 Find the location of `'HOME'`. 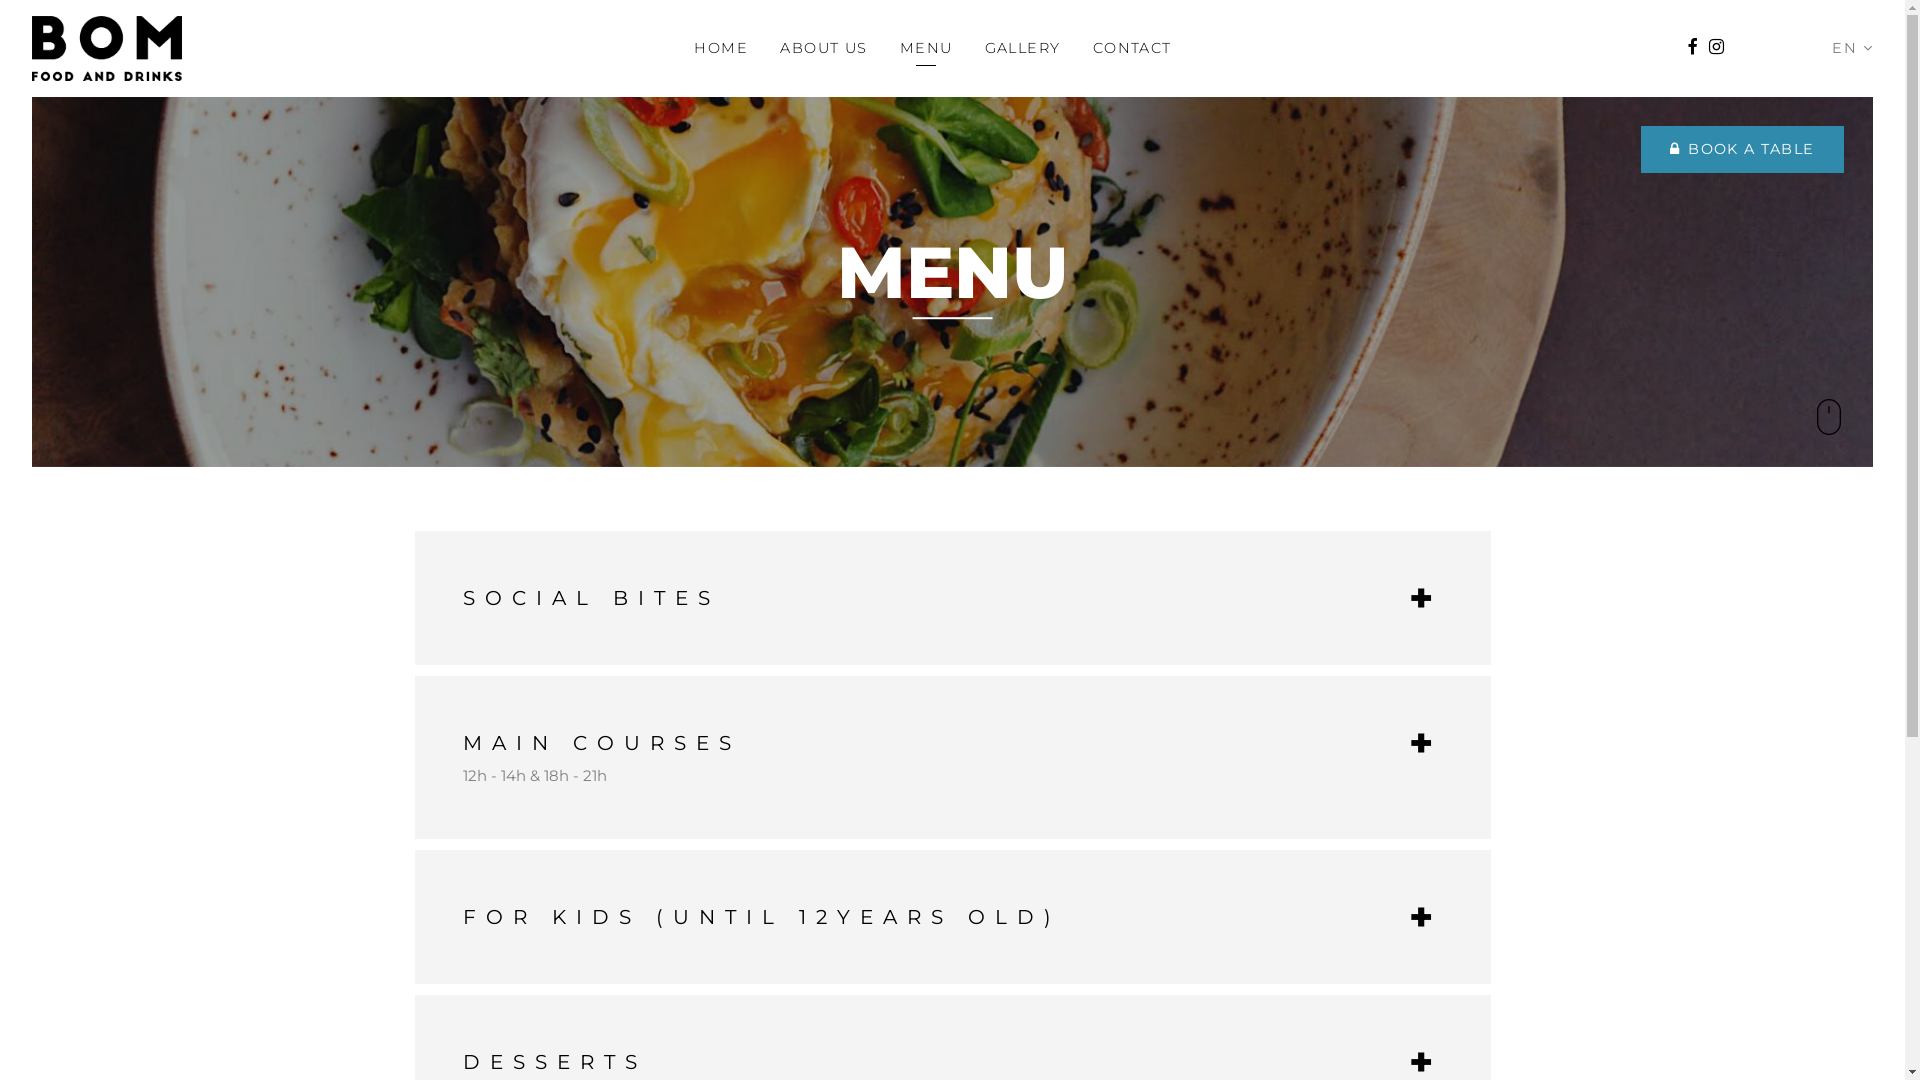

'HOME' is located at coordinates (720, 46).